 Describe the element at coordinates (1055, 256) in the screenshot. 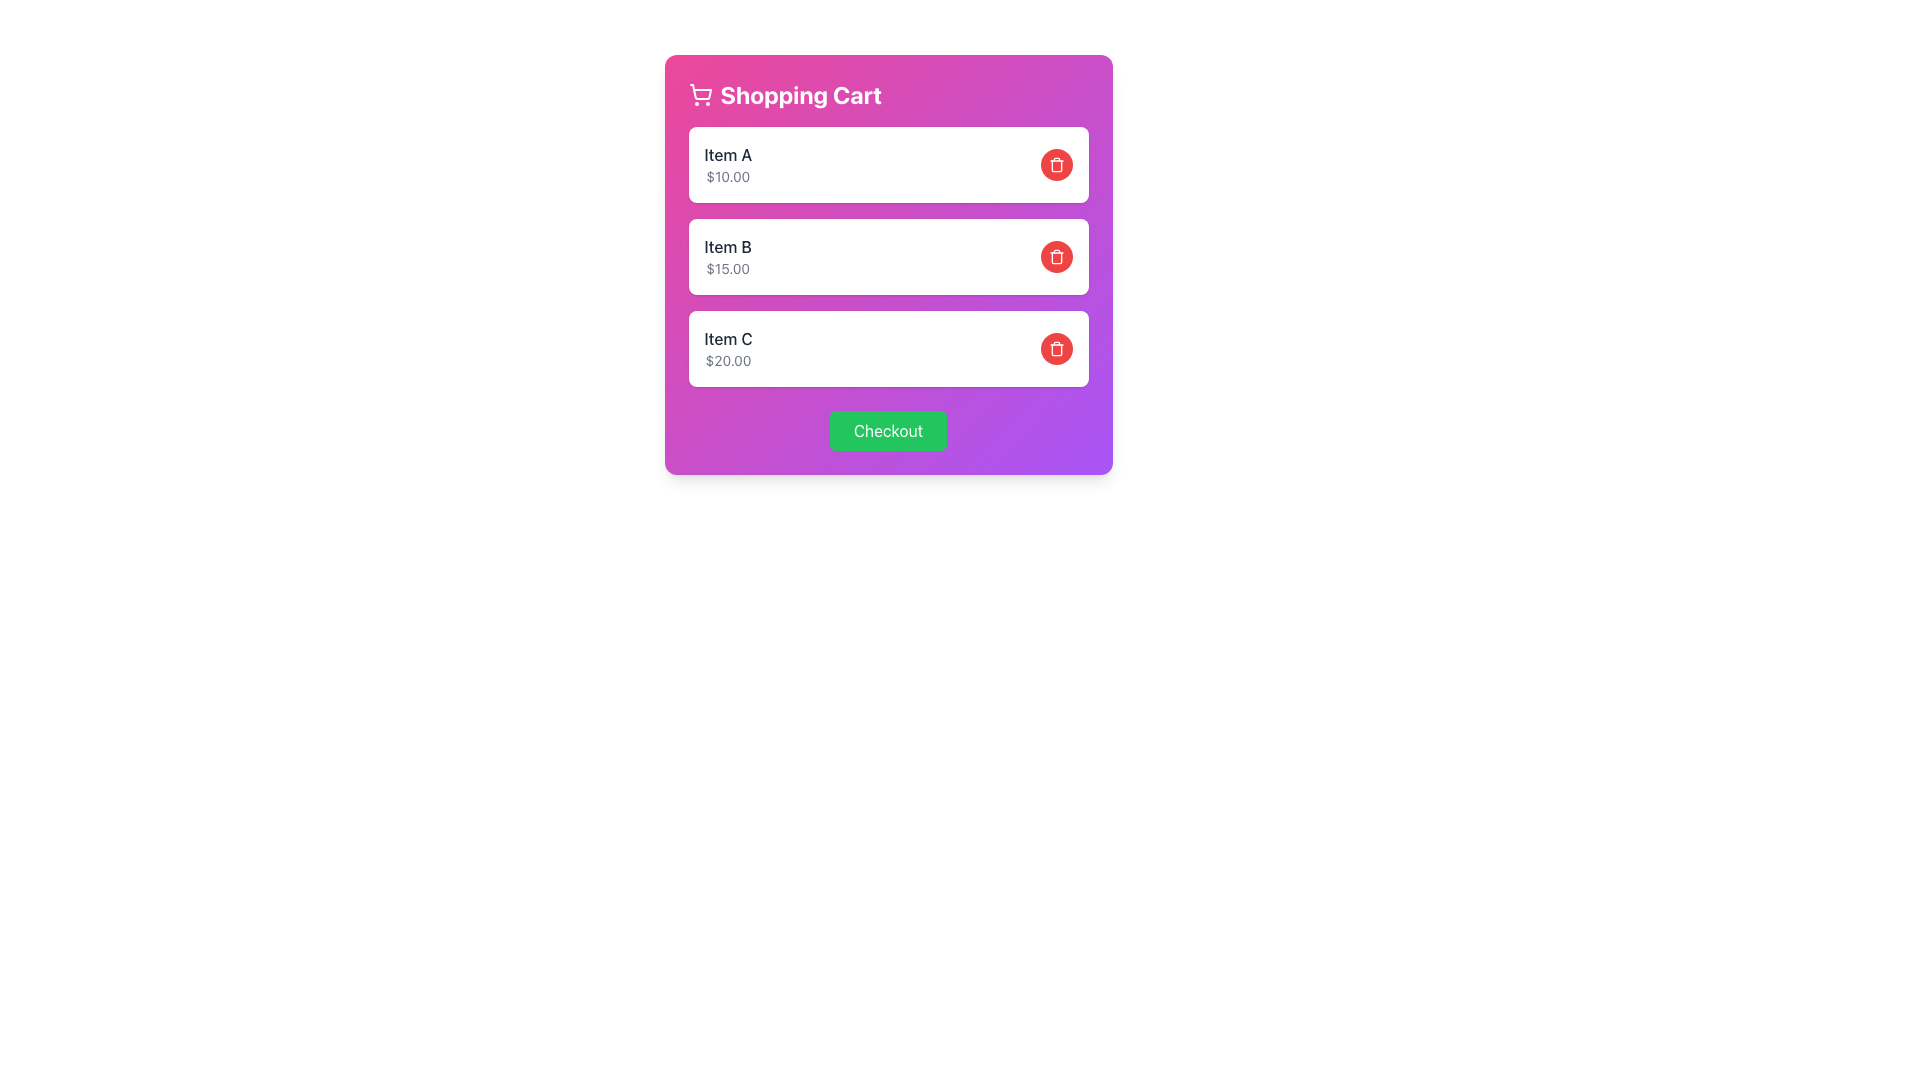

I see `the delete icon button located to the right of 'Item B' priced at $15.00 in the shopping cart interface` at that location.